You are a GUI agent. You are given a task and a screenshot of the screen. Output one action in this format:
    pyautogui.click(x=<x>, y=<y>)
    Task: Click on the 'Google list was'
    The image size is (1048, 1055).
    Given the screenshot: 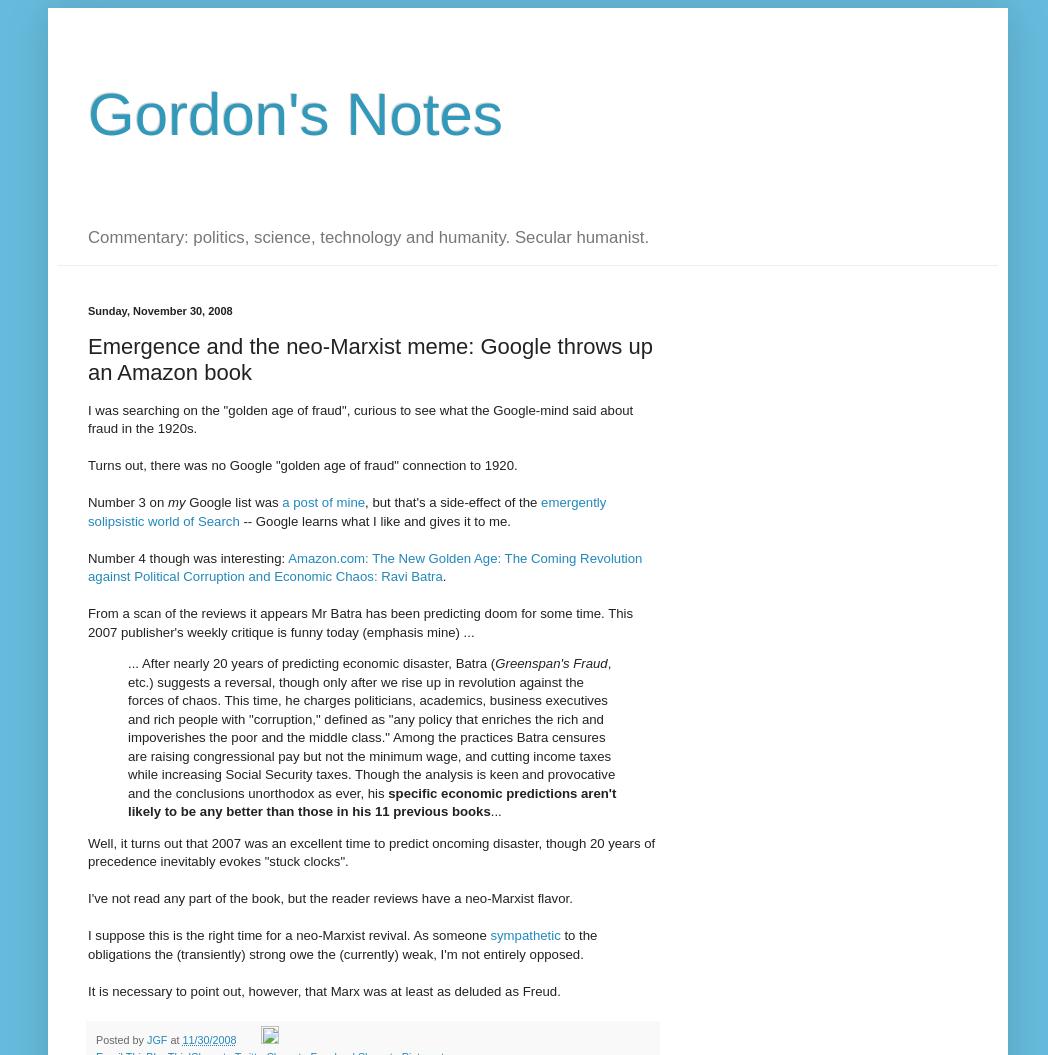 What is the action you would take?
    pyautogui.click(x=183, y=502)
    